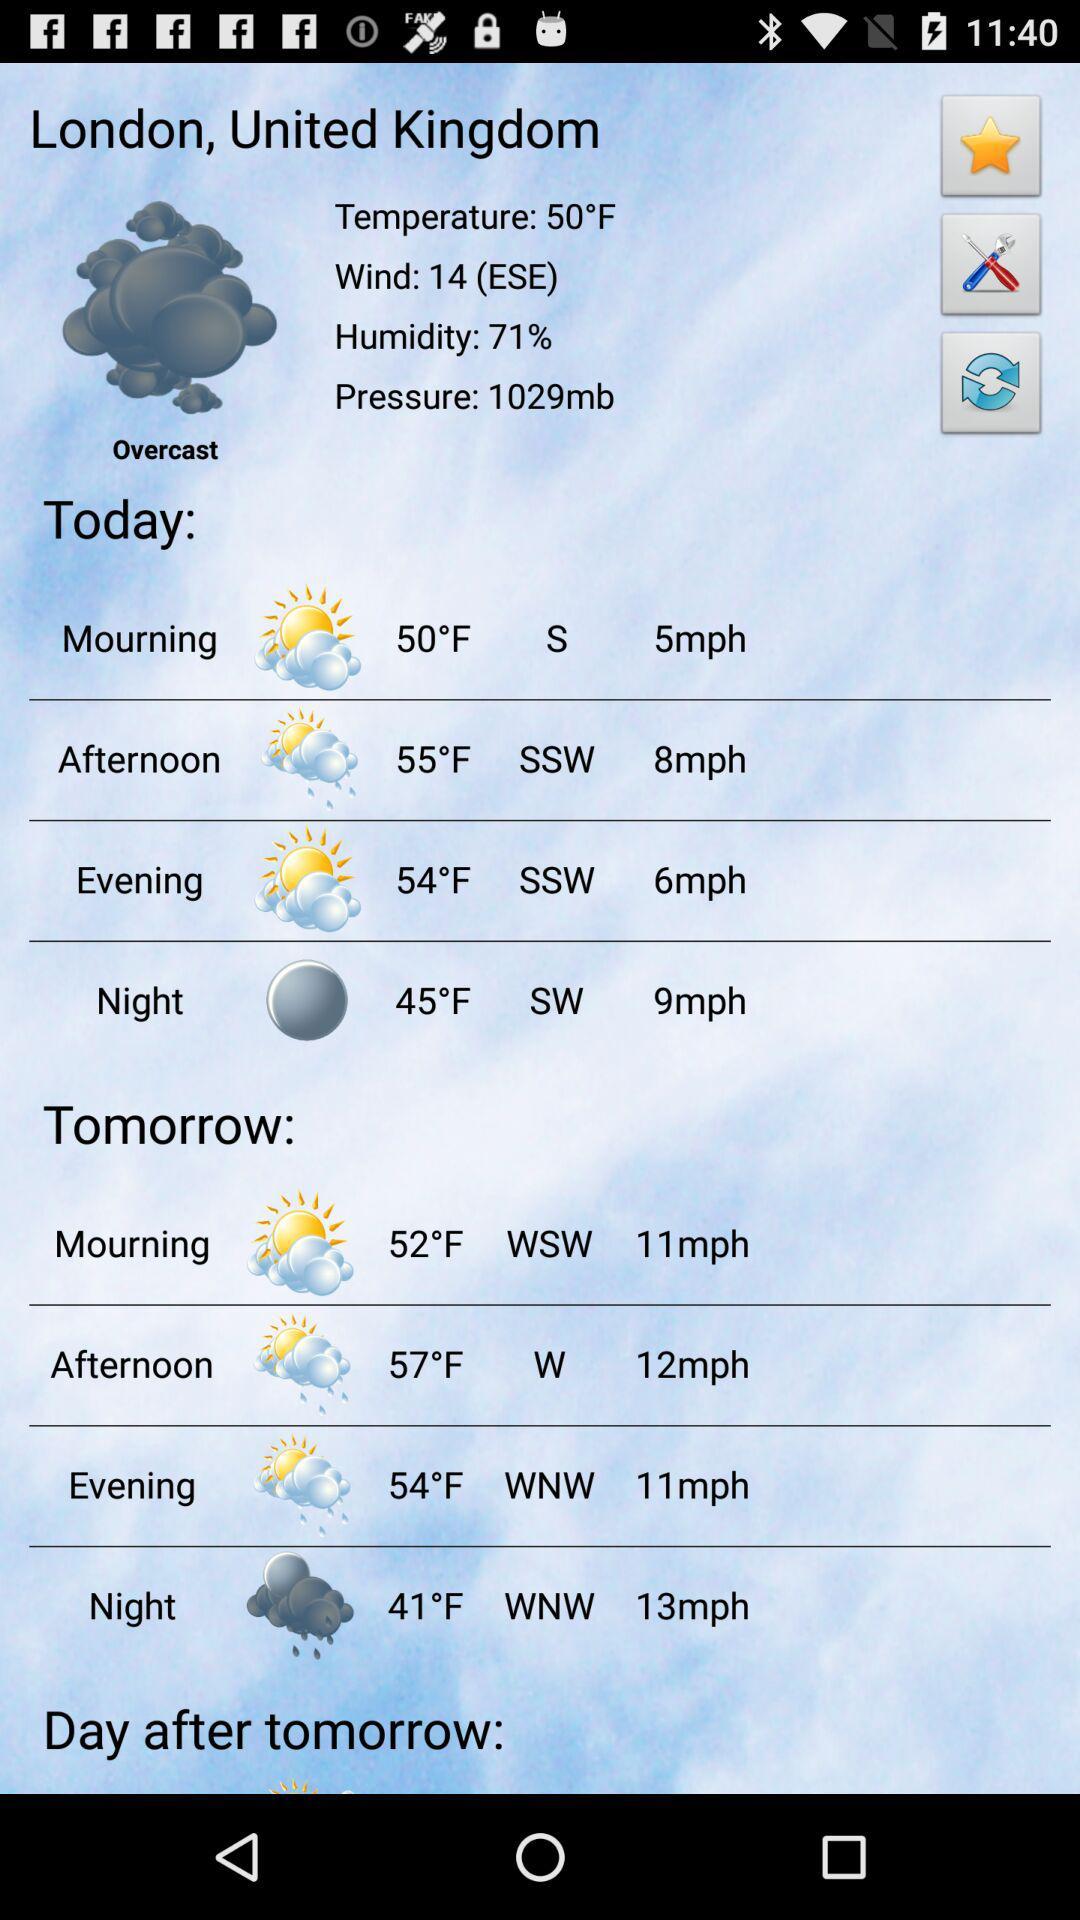  Describe the element at coordinates (307, 636) in the screenshot. I see `see the weather` at that location.